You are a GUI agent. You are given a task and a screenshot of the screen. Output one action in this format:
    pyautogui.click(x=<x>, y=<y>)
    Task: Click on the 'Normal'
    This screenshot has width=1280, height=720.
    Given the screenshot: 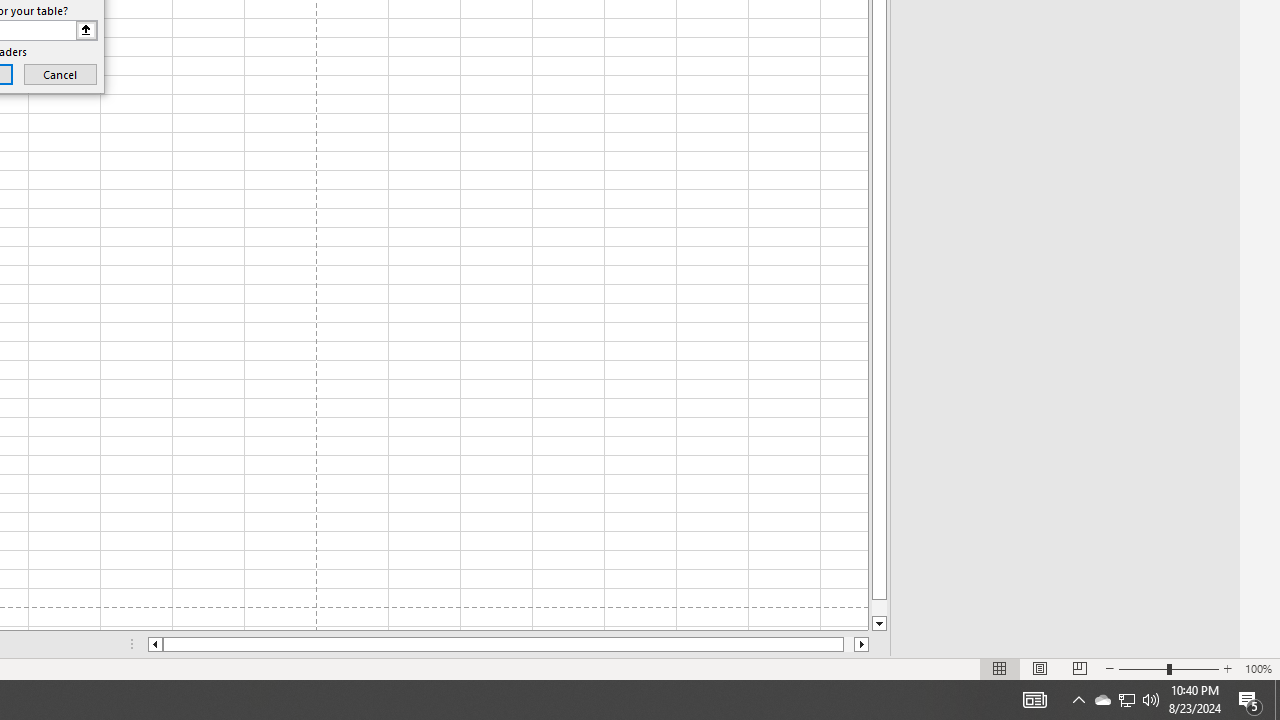 What is the action you would take?
    pyautogui.click(x=1000, y=669)
    